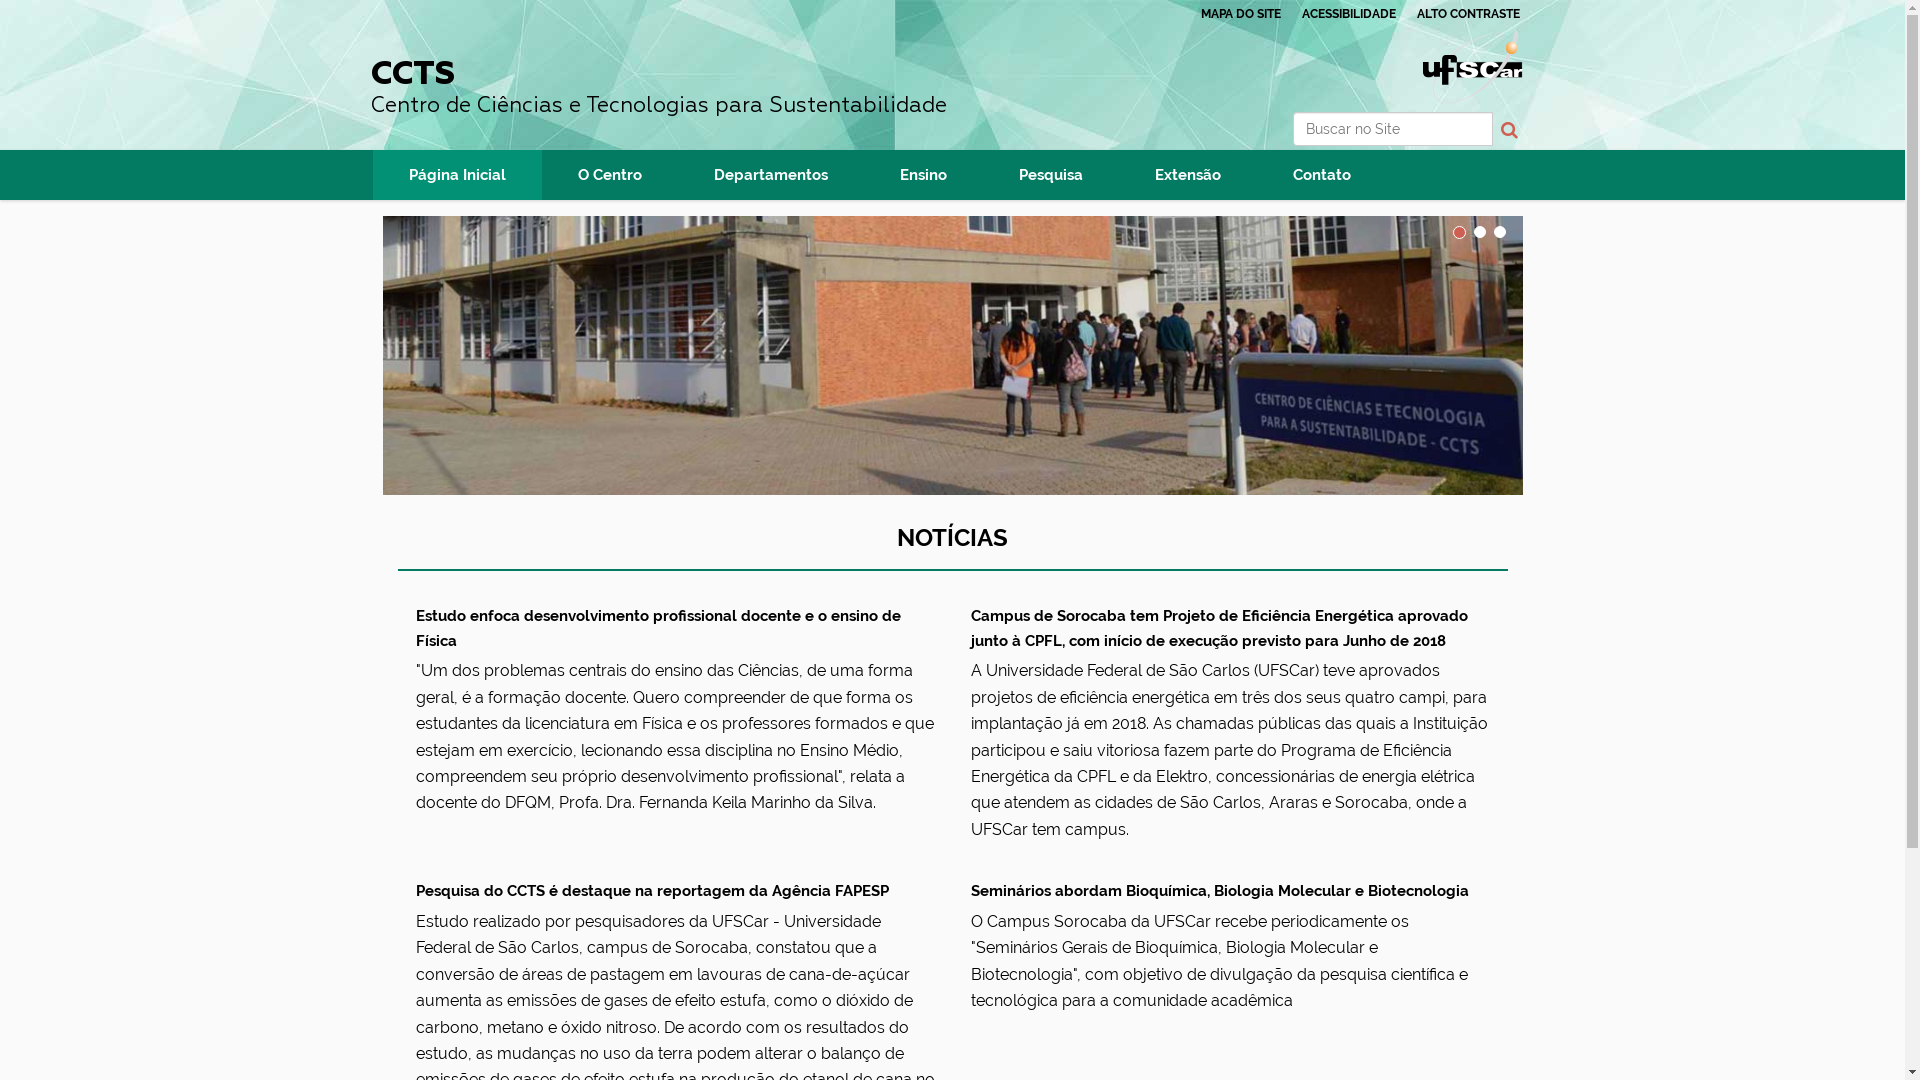 This screenshot has height=1080, width=1920. I want to click on 'ALTO CONTRASTE', so click(1467, 14).